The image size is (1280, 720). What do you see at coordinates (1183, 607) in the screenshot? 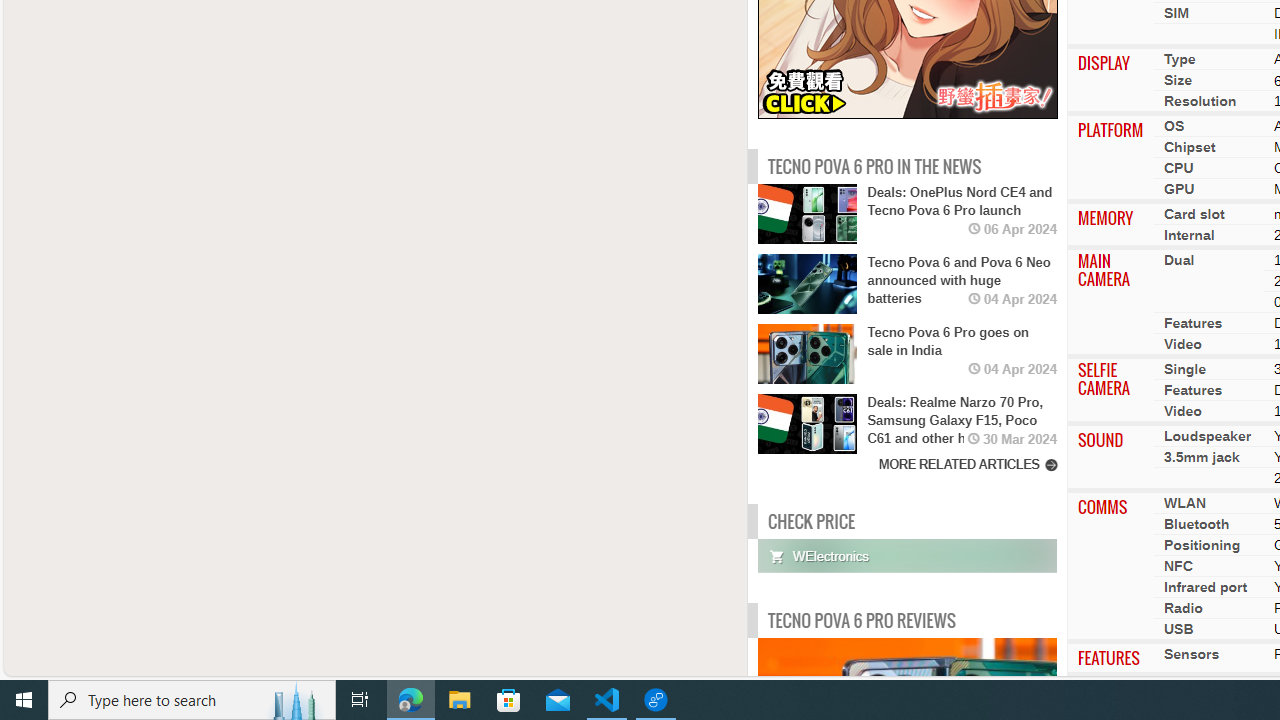
I see `'Radio'` at bounding box center [1183, 607].